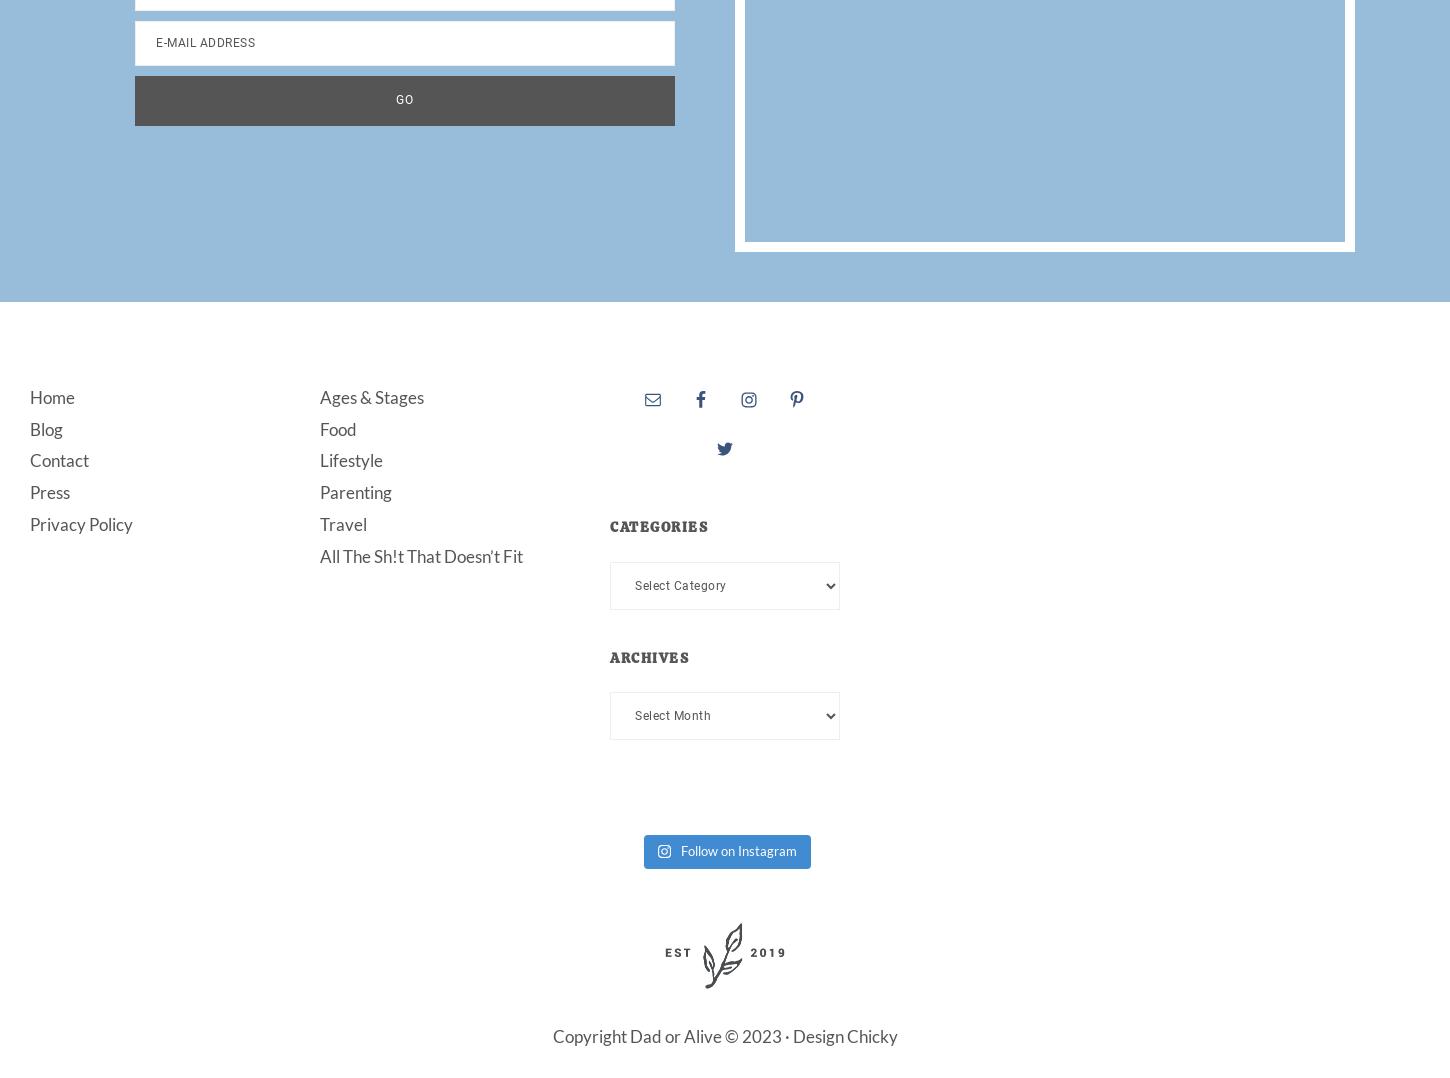  What do you see at coordinates (30, 460) in the screenshot?
I see `'Contact'` at bounding box center [30, 460].